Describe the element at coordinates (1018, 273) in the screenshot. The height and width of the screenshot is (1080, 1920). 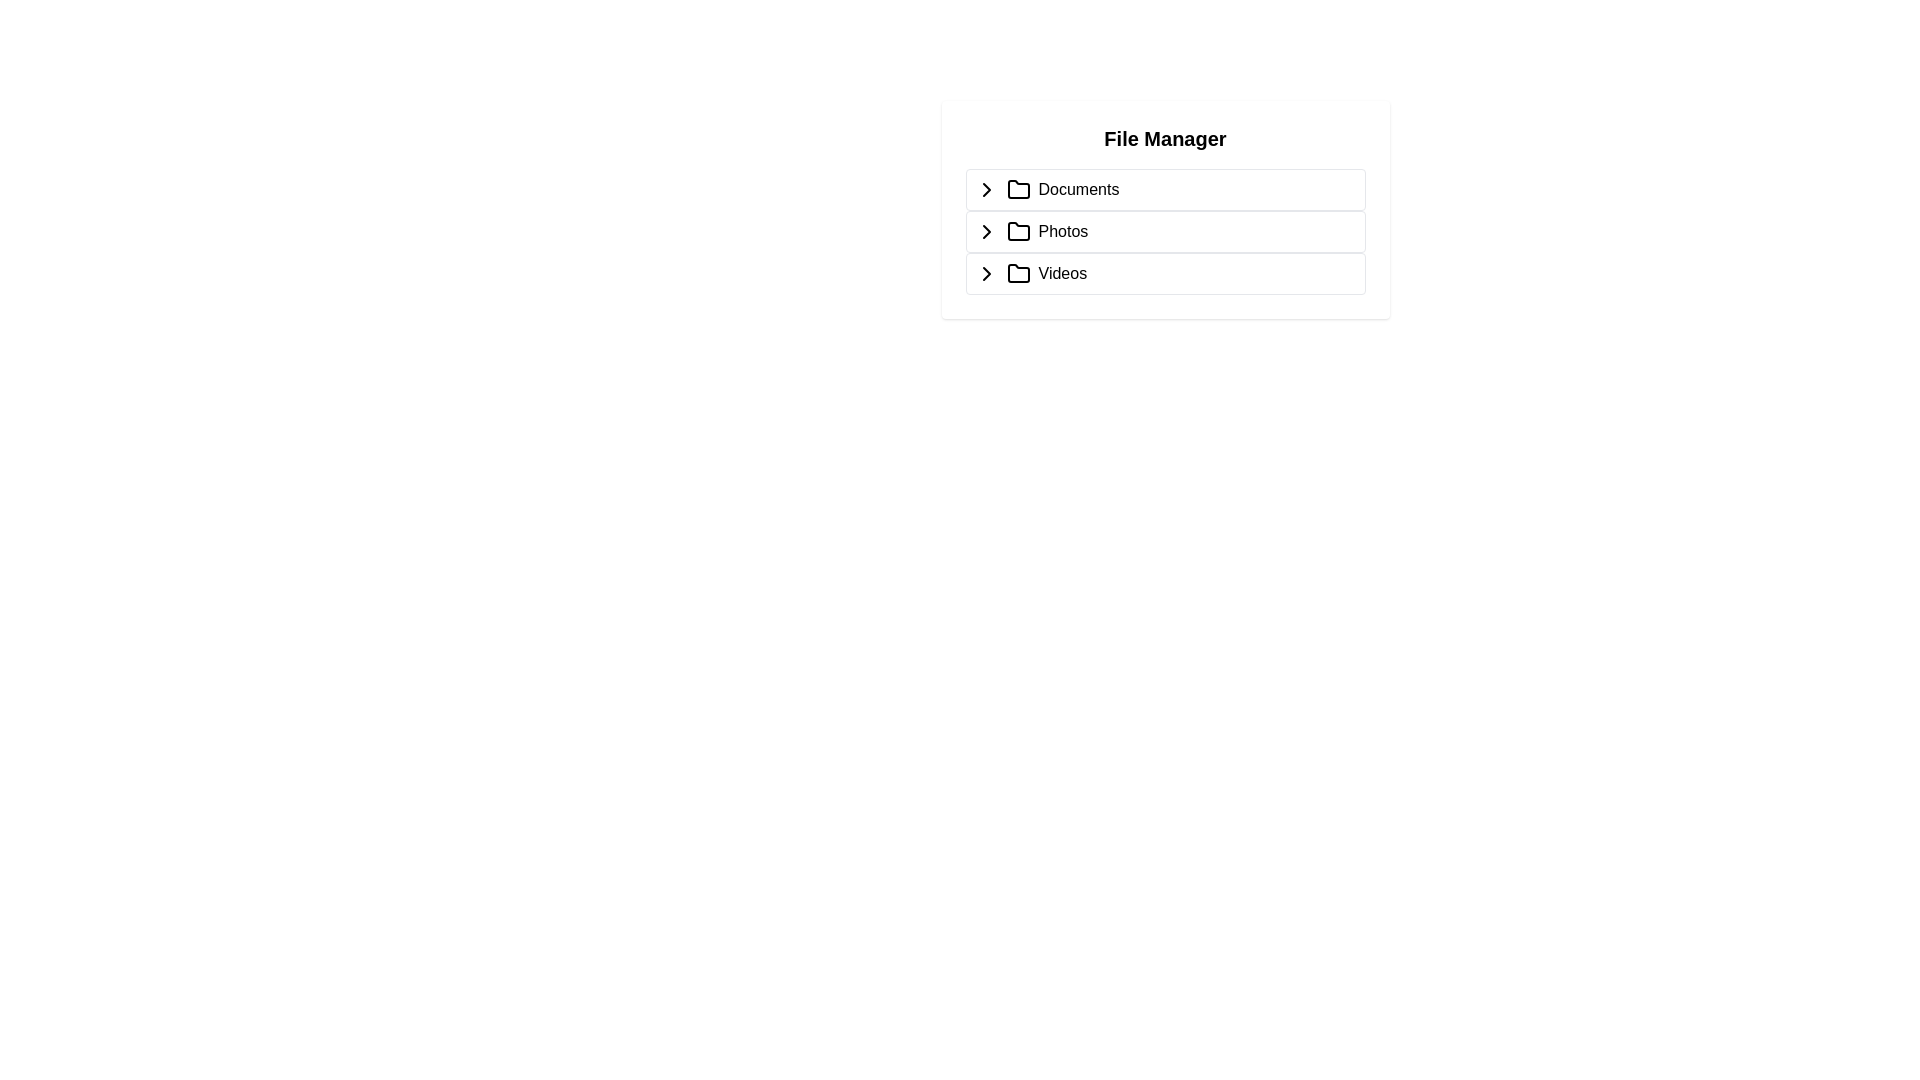
I see `the third folder icon representing the 'Videos' directory in the file manager` at that location.